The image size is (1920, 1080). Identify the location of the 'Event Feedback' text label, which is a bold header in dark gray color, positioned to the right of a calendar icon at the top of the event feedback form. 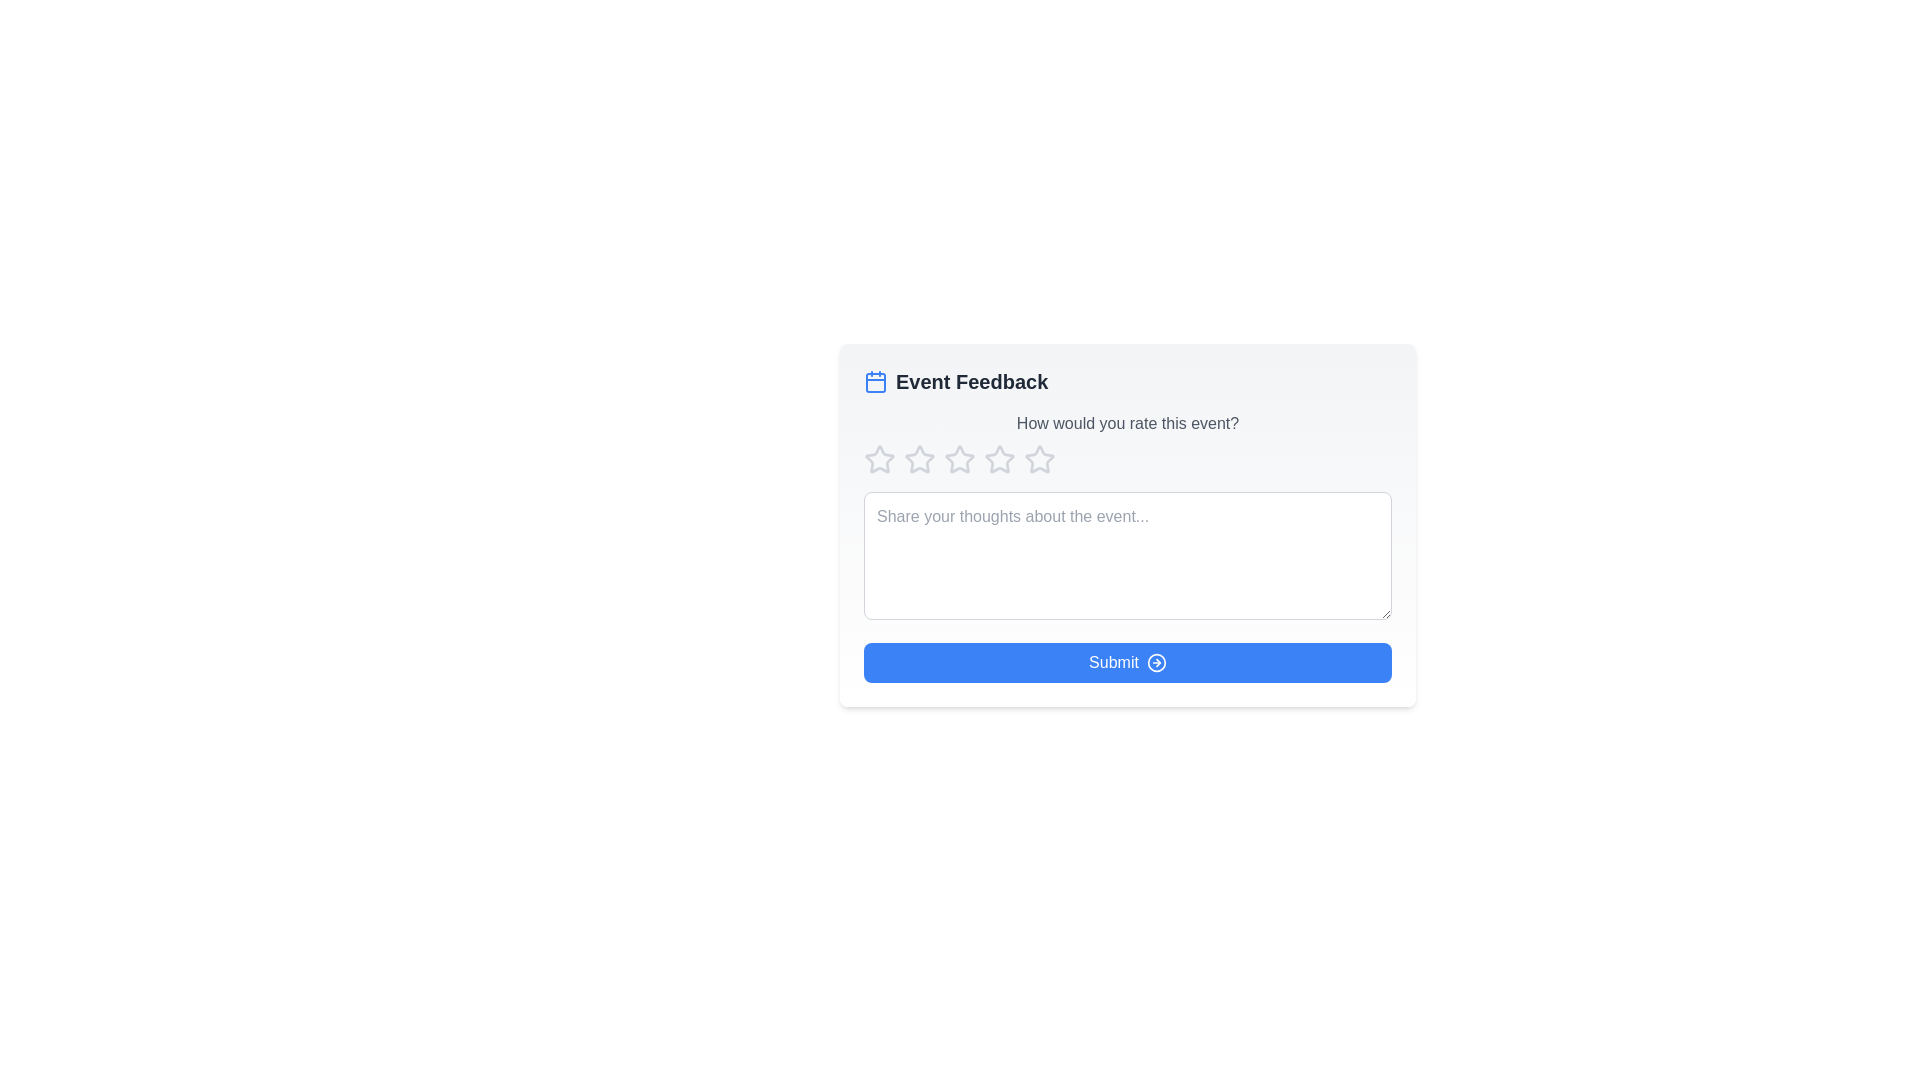
(972, 381).